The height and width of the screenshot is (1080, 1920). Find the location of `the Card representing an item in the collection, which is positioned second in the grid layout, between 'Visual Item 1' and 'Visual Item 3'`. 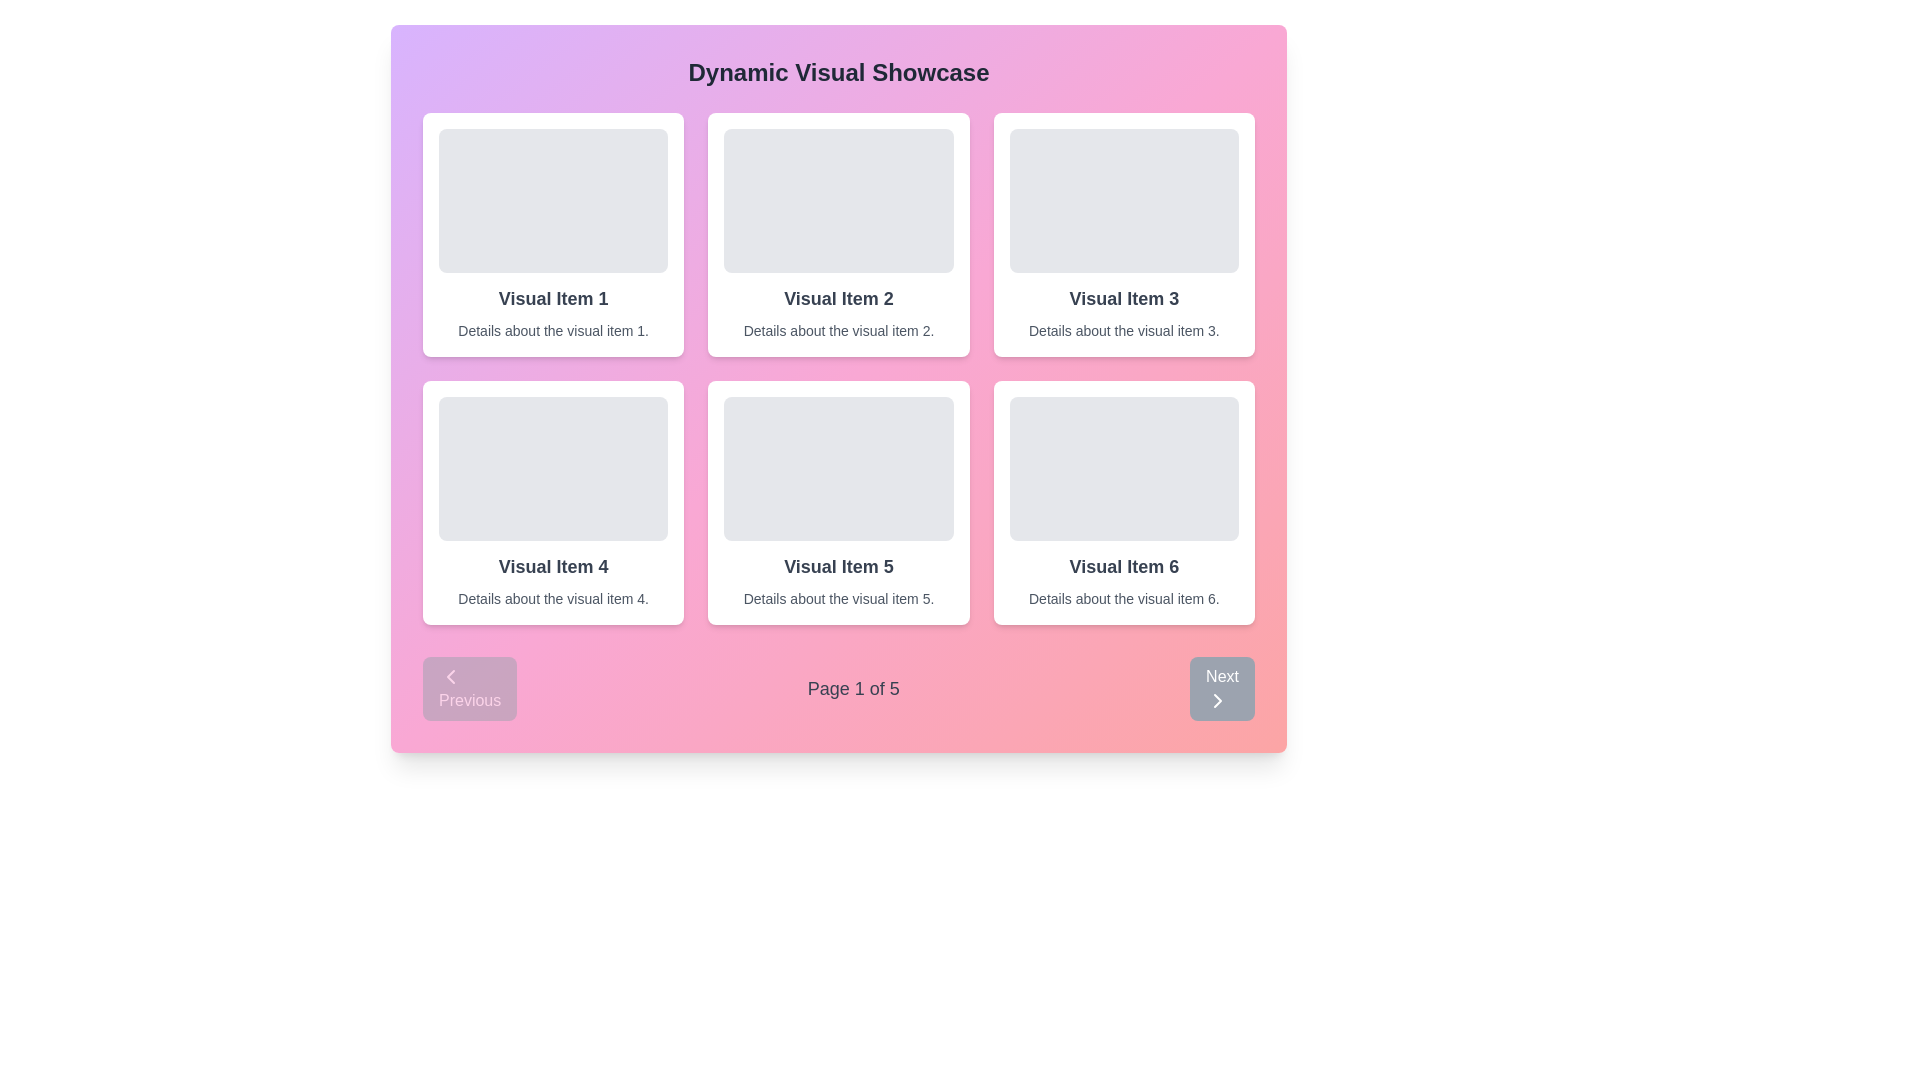

the Card representing an item in the collection, which is positioned second in the grid layout, between 'Visual Item 1' and 'Visual Item 3' is located at coordinates (839, 234).